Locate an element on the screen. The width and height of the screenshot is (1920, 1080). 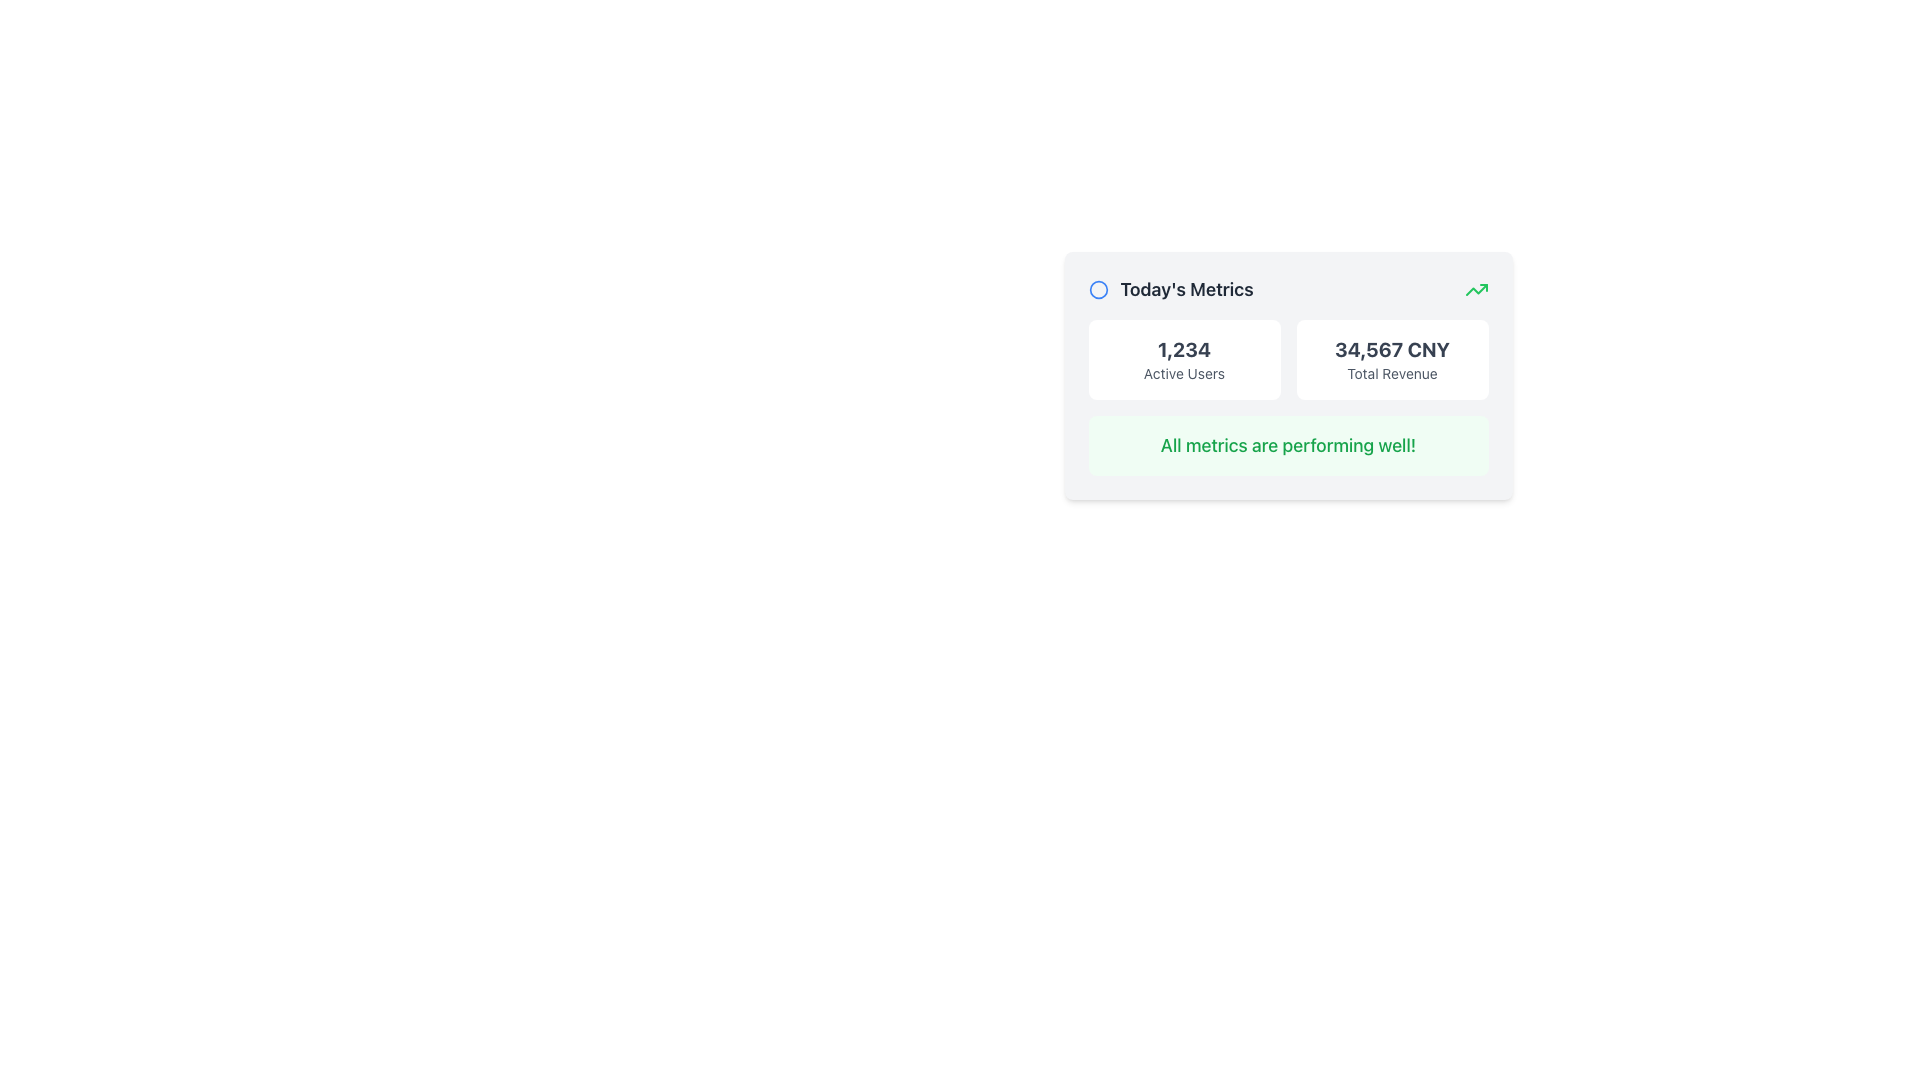
label that identifies the displayed metrics as 'Today's Metrics', located at the top-left corner of the statistics card is located at coordinates (1171, 289).